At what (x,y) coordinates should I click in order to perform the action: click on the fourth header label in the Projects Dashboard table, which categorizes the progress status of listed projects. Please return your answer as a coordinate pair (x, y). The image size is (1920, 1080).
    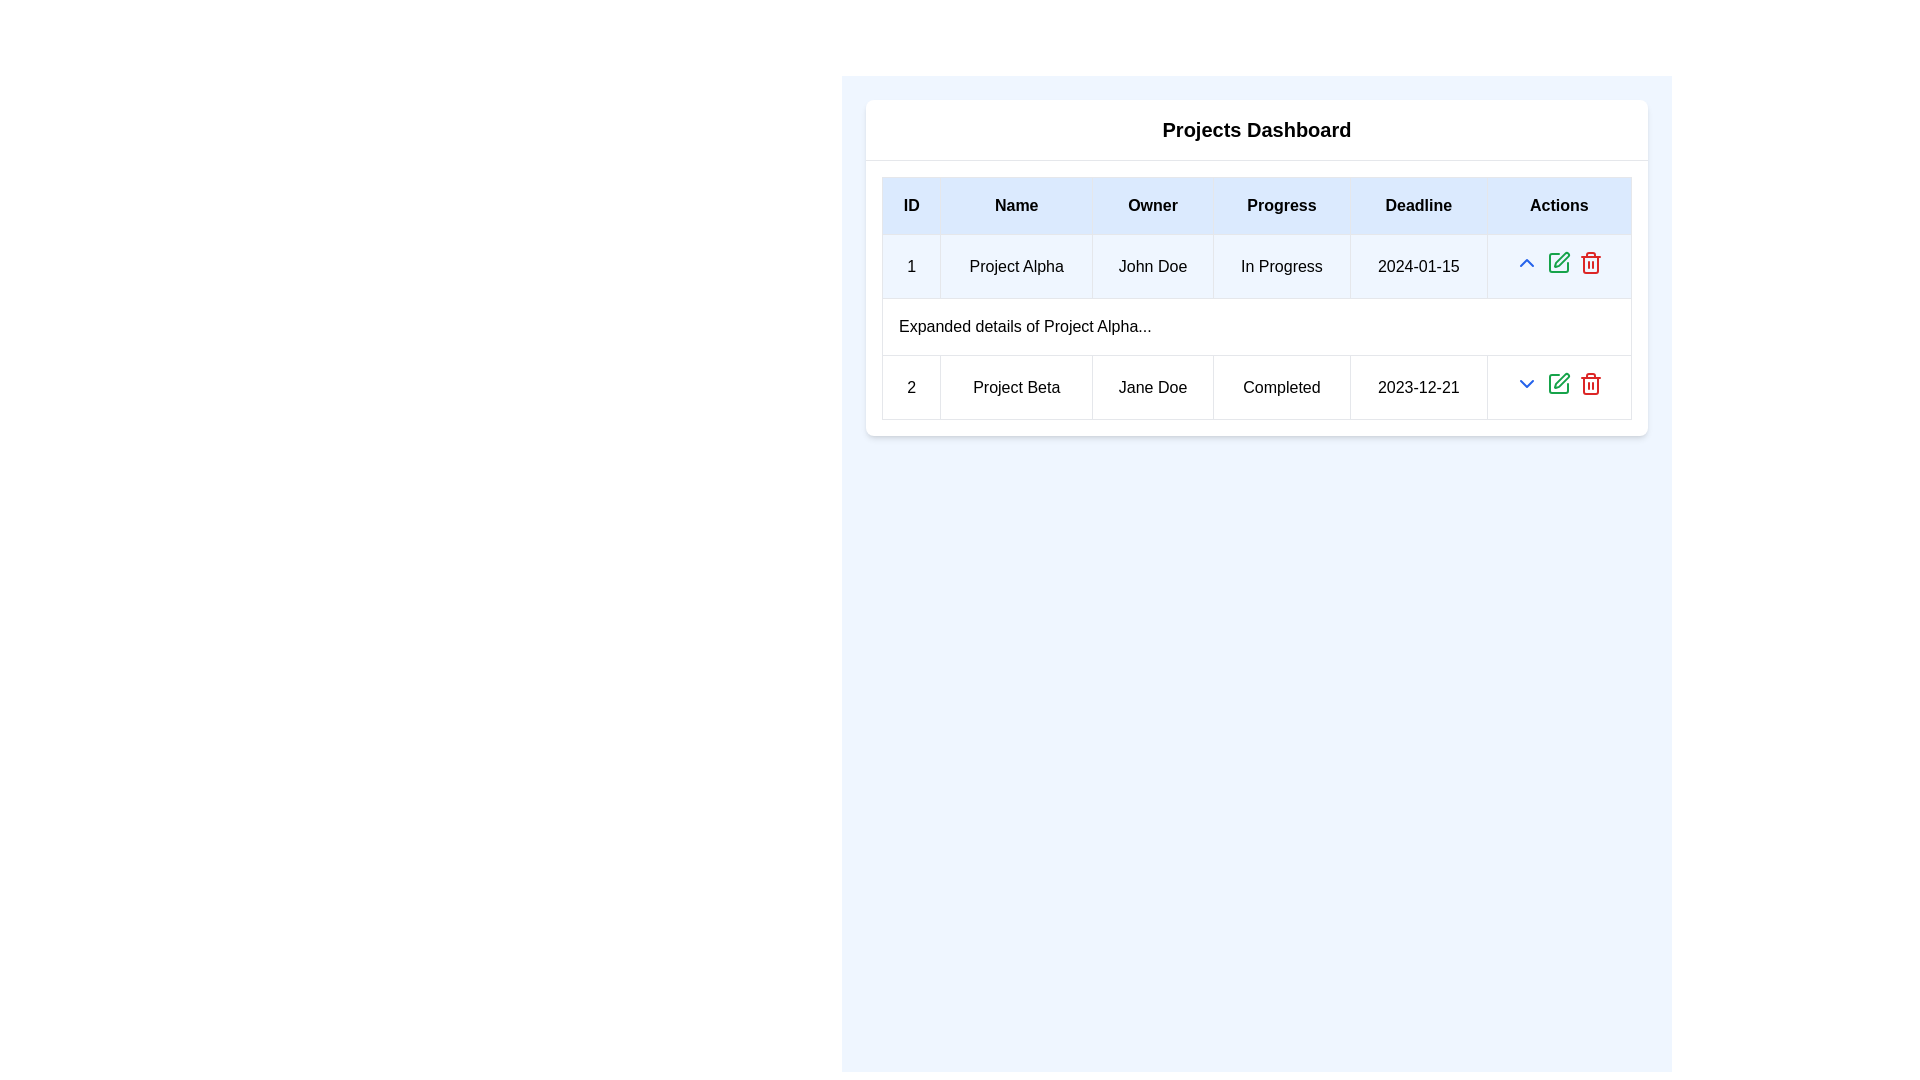
    Looking at the image, I should click on (1281, 205).